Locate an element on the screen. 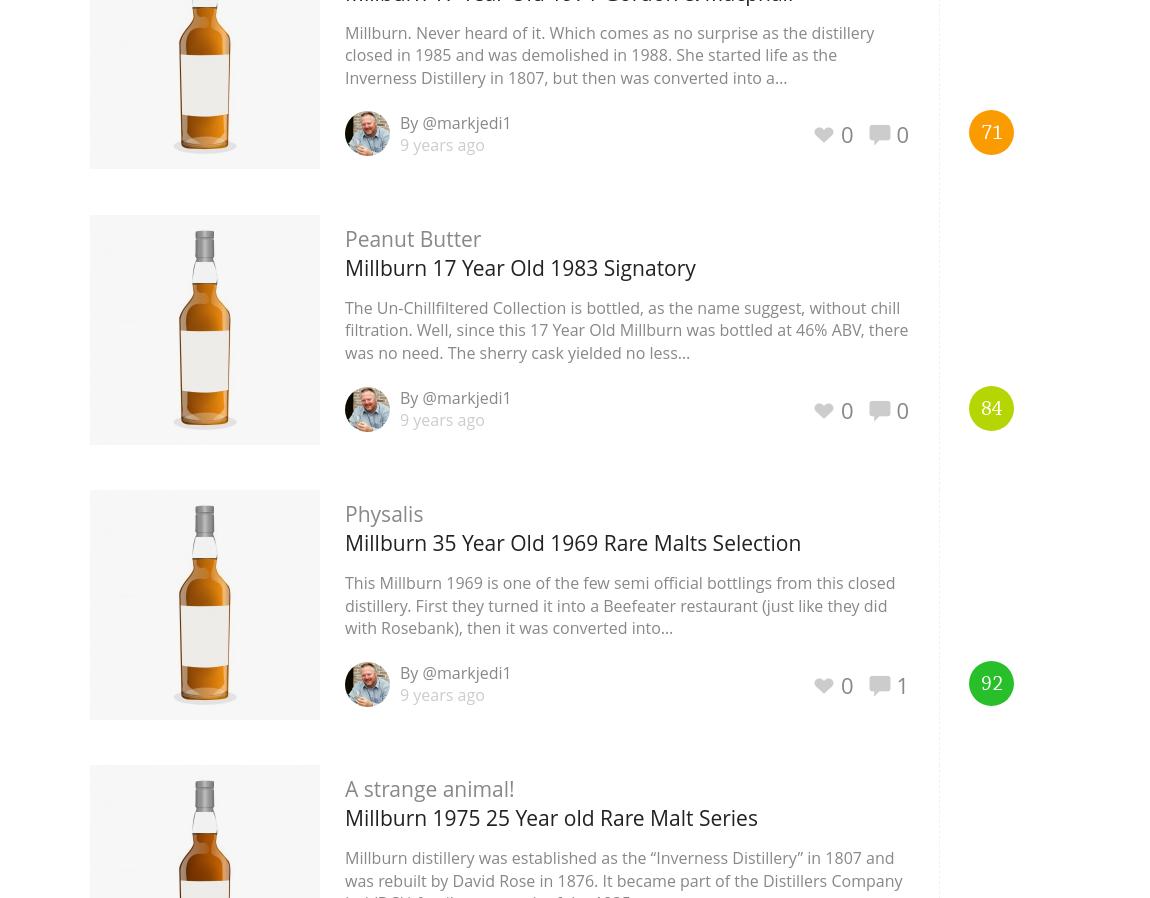 This screenshot has width=1150, height=898. 'Physalis' is located at coordinates (383, 512).